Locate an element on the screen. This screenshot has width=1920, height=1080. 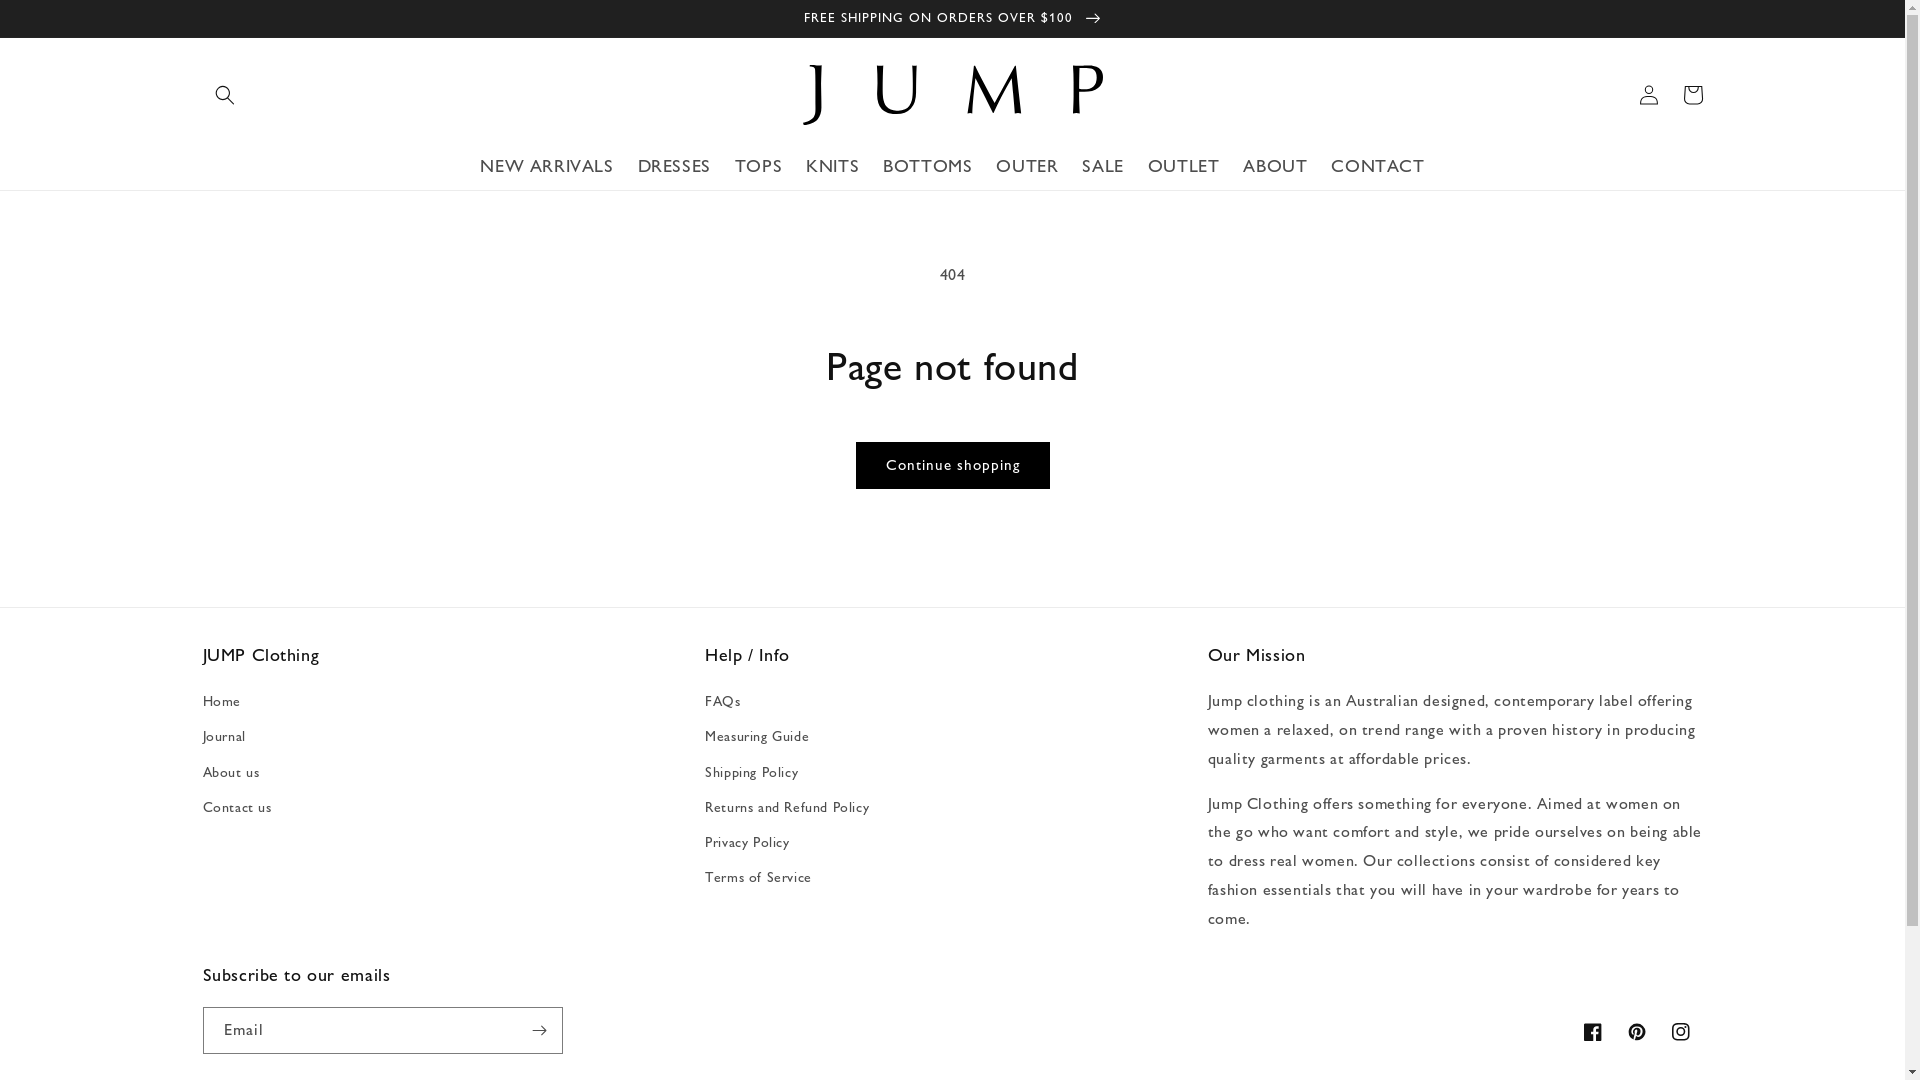
'OUTLET' is located at coordinates (1184, 165).